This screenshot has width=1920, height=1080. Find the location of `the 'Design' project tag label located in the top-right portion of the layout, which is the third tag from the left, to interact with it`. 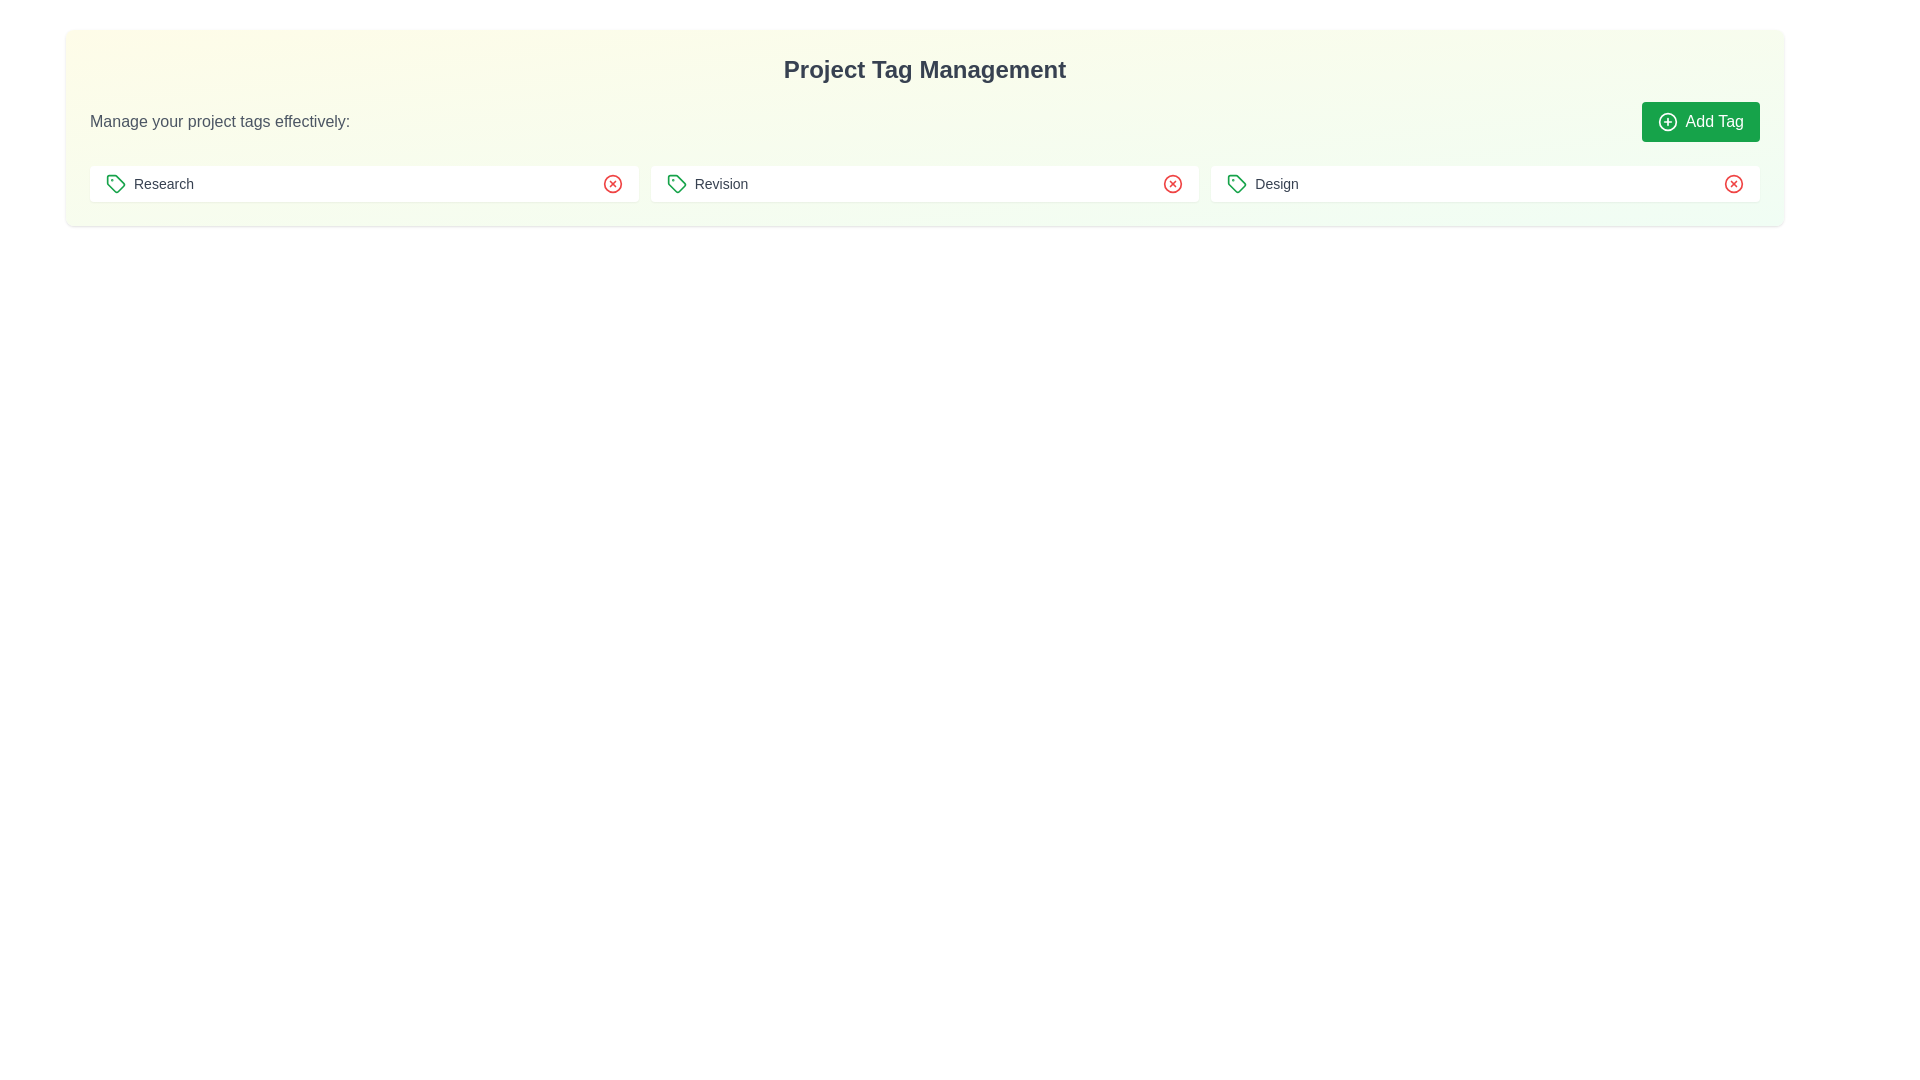

the 'Design' project tag label located in the top-right portion of the layout, which is the third tag from the left, to interact with it is located at coordinates (1261, 184).